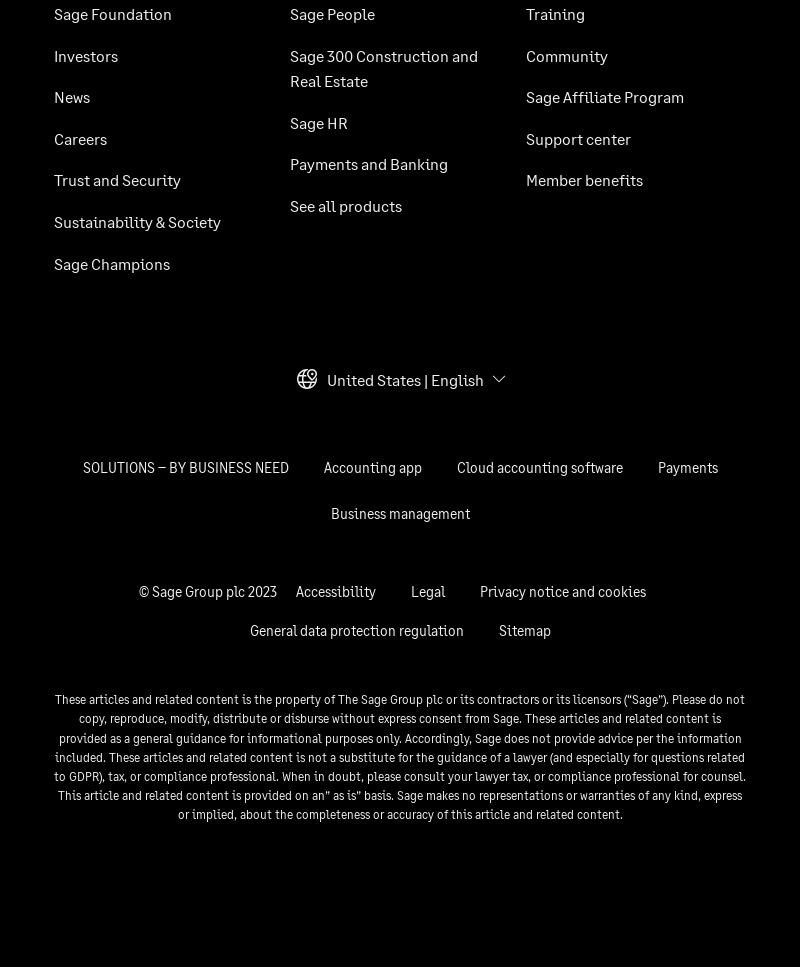  I want to click on 'Business management', so click(329, 512).